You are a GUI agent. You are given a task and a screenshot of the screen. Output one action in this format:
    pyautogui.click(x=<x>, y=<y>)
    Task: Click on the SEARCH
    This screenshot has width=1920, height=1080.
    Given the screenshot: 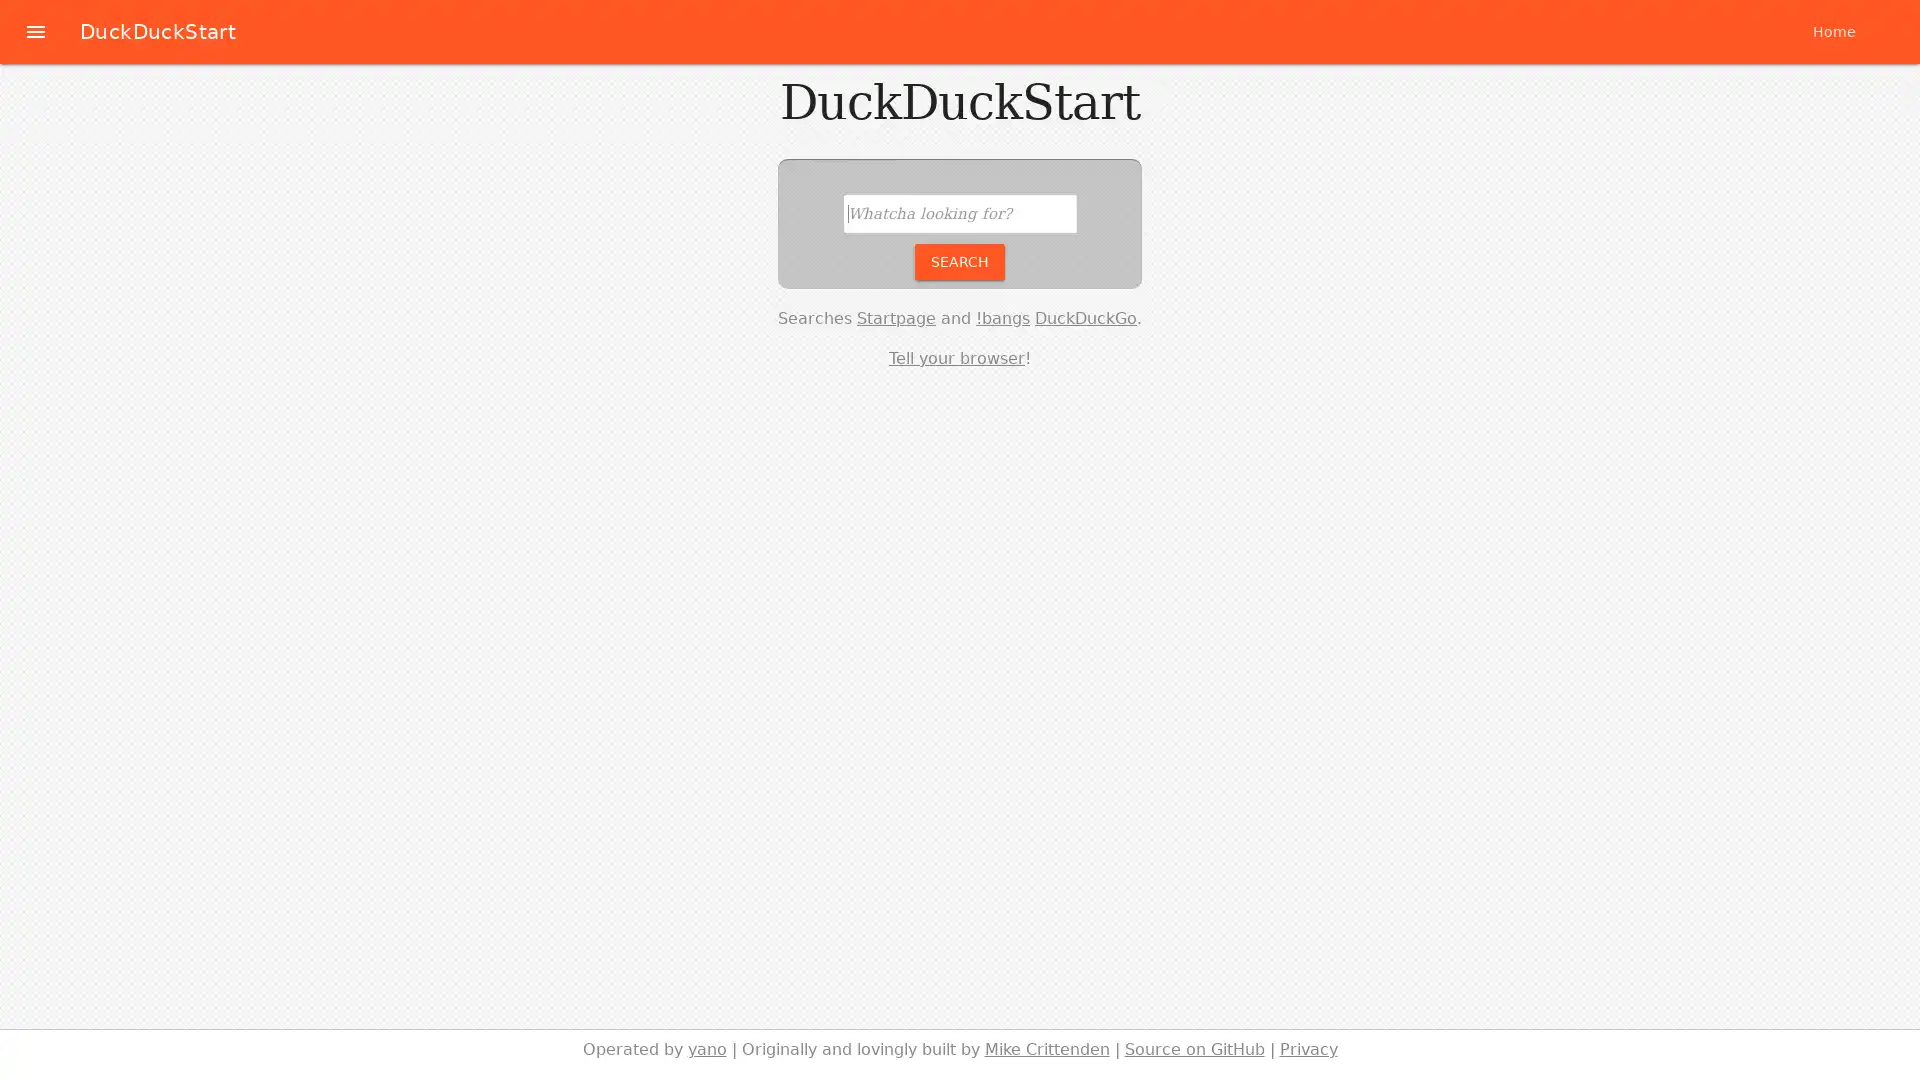 What is the action you would take?
    pyautogui.click(x=960, y=260)
    